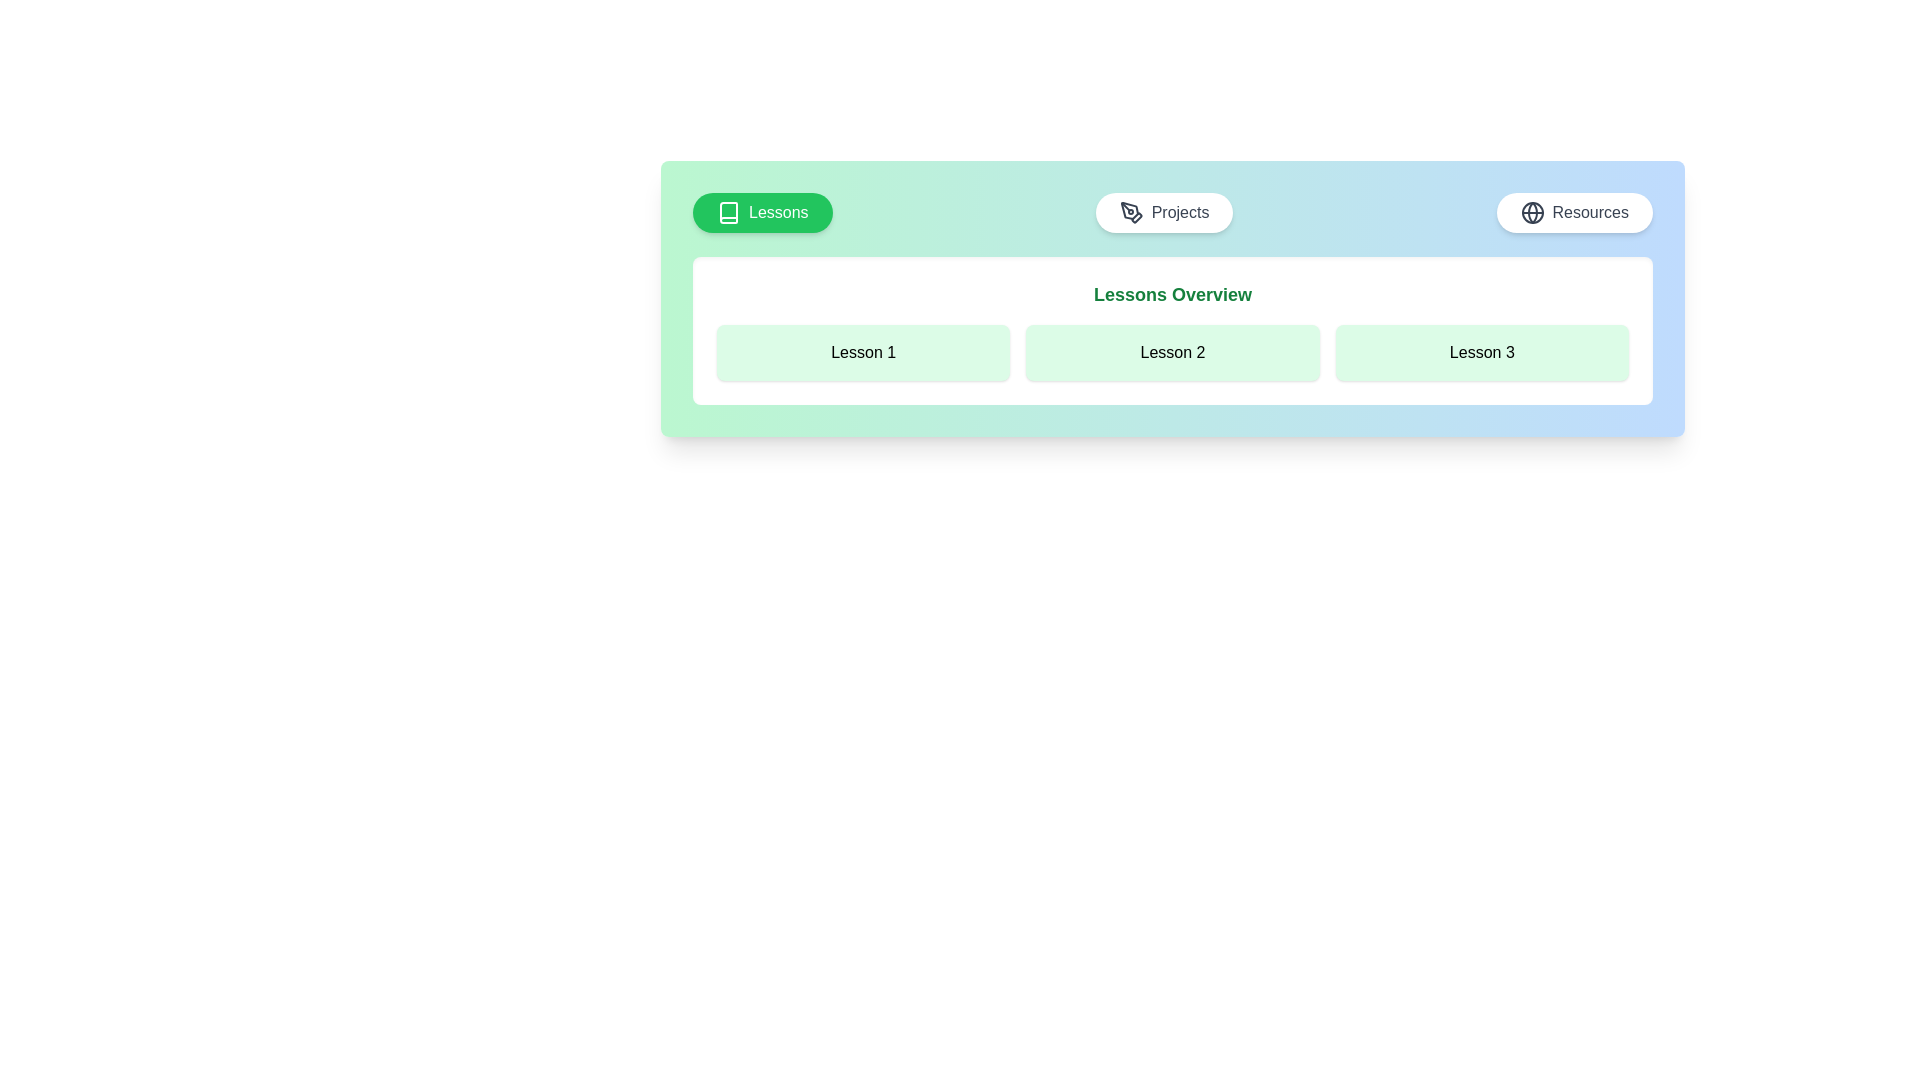  What do you see at coordinates (728, 212) in the screenshot?
I see `the small white book icon located within the green 'Lessons' button in the top left corner of the interface` at bounding box center [728, 212].